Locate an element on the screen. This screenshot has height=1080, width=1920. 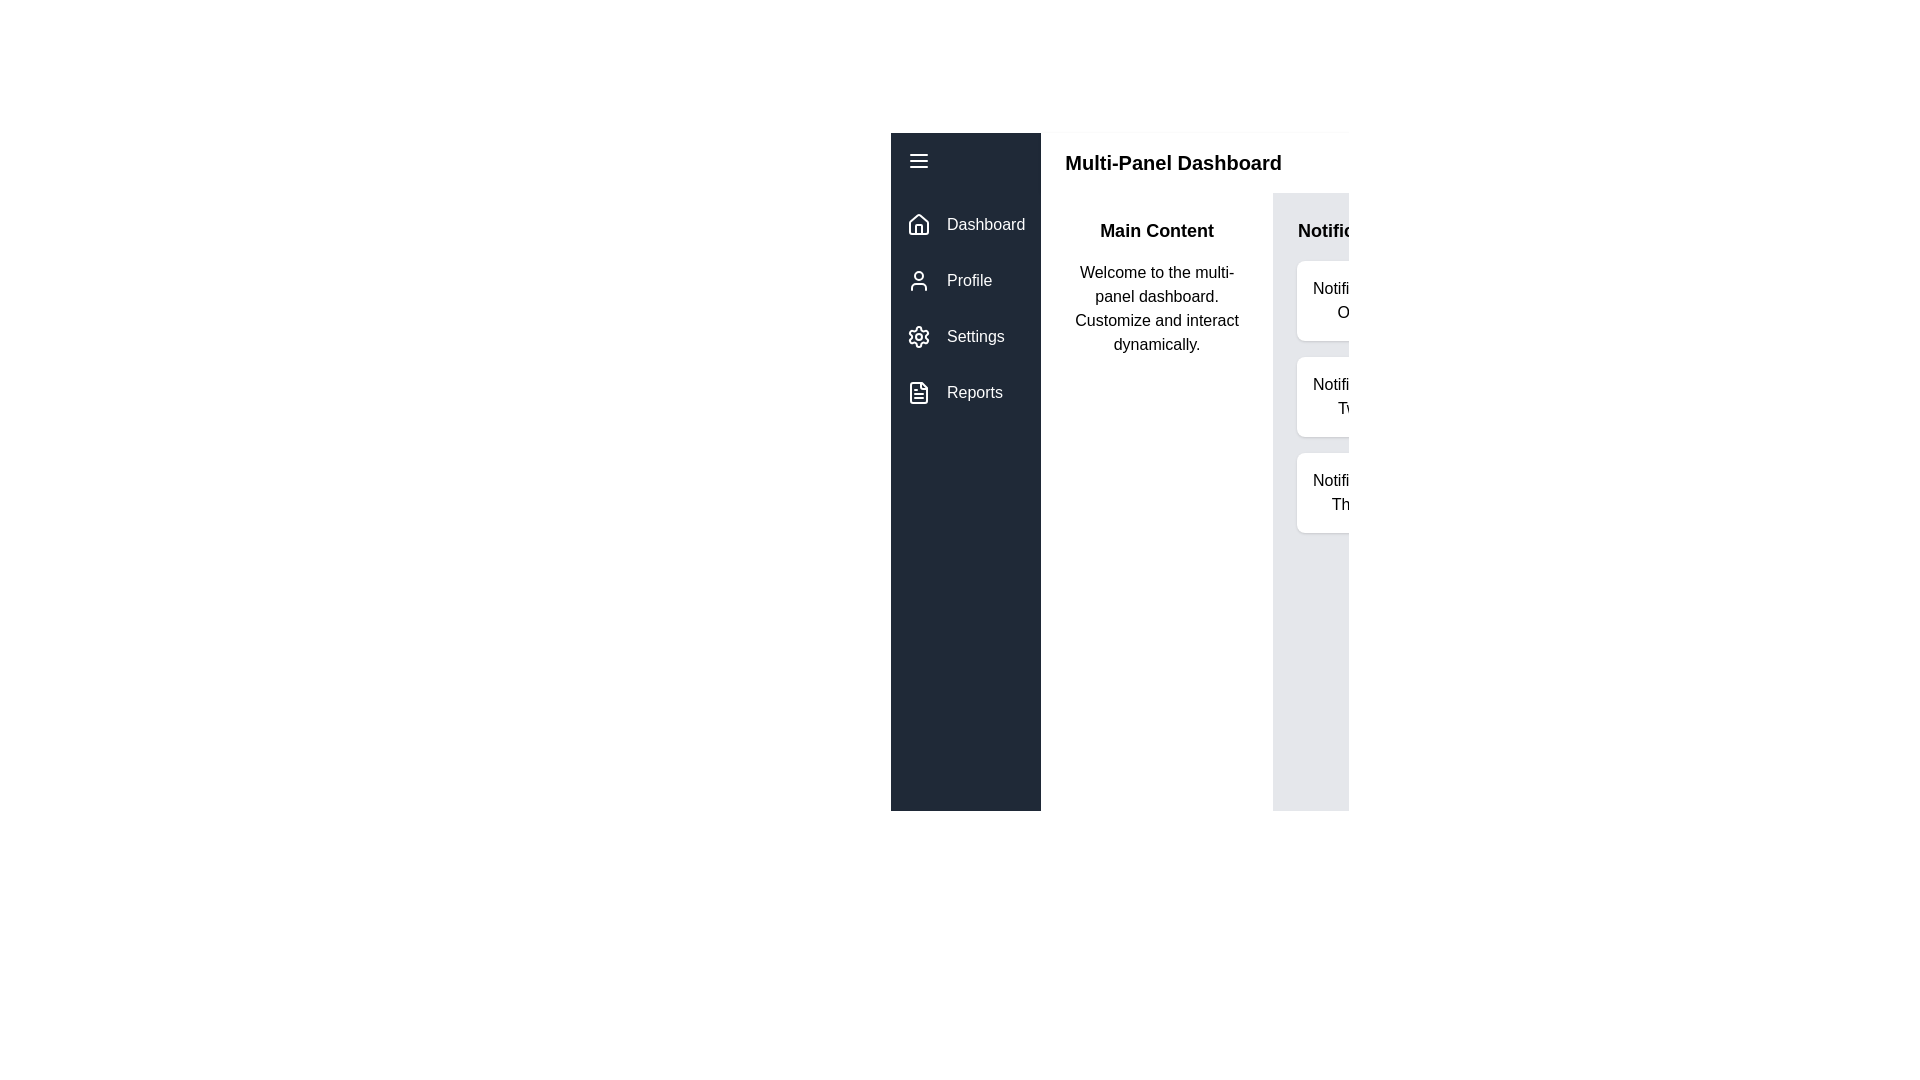
the gear icon in the sidebar navigation panel is located at coordinates (917, 335).